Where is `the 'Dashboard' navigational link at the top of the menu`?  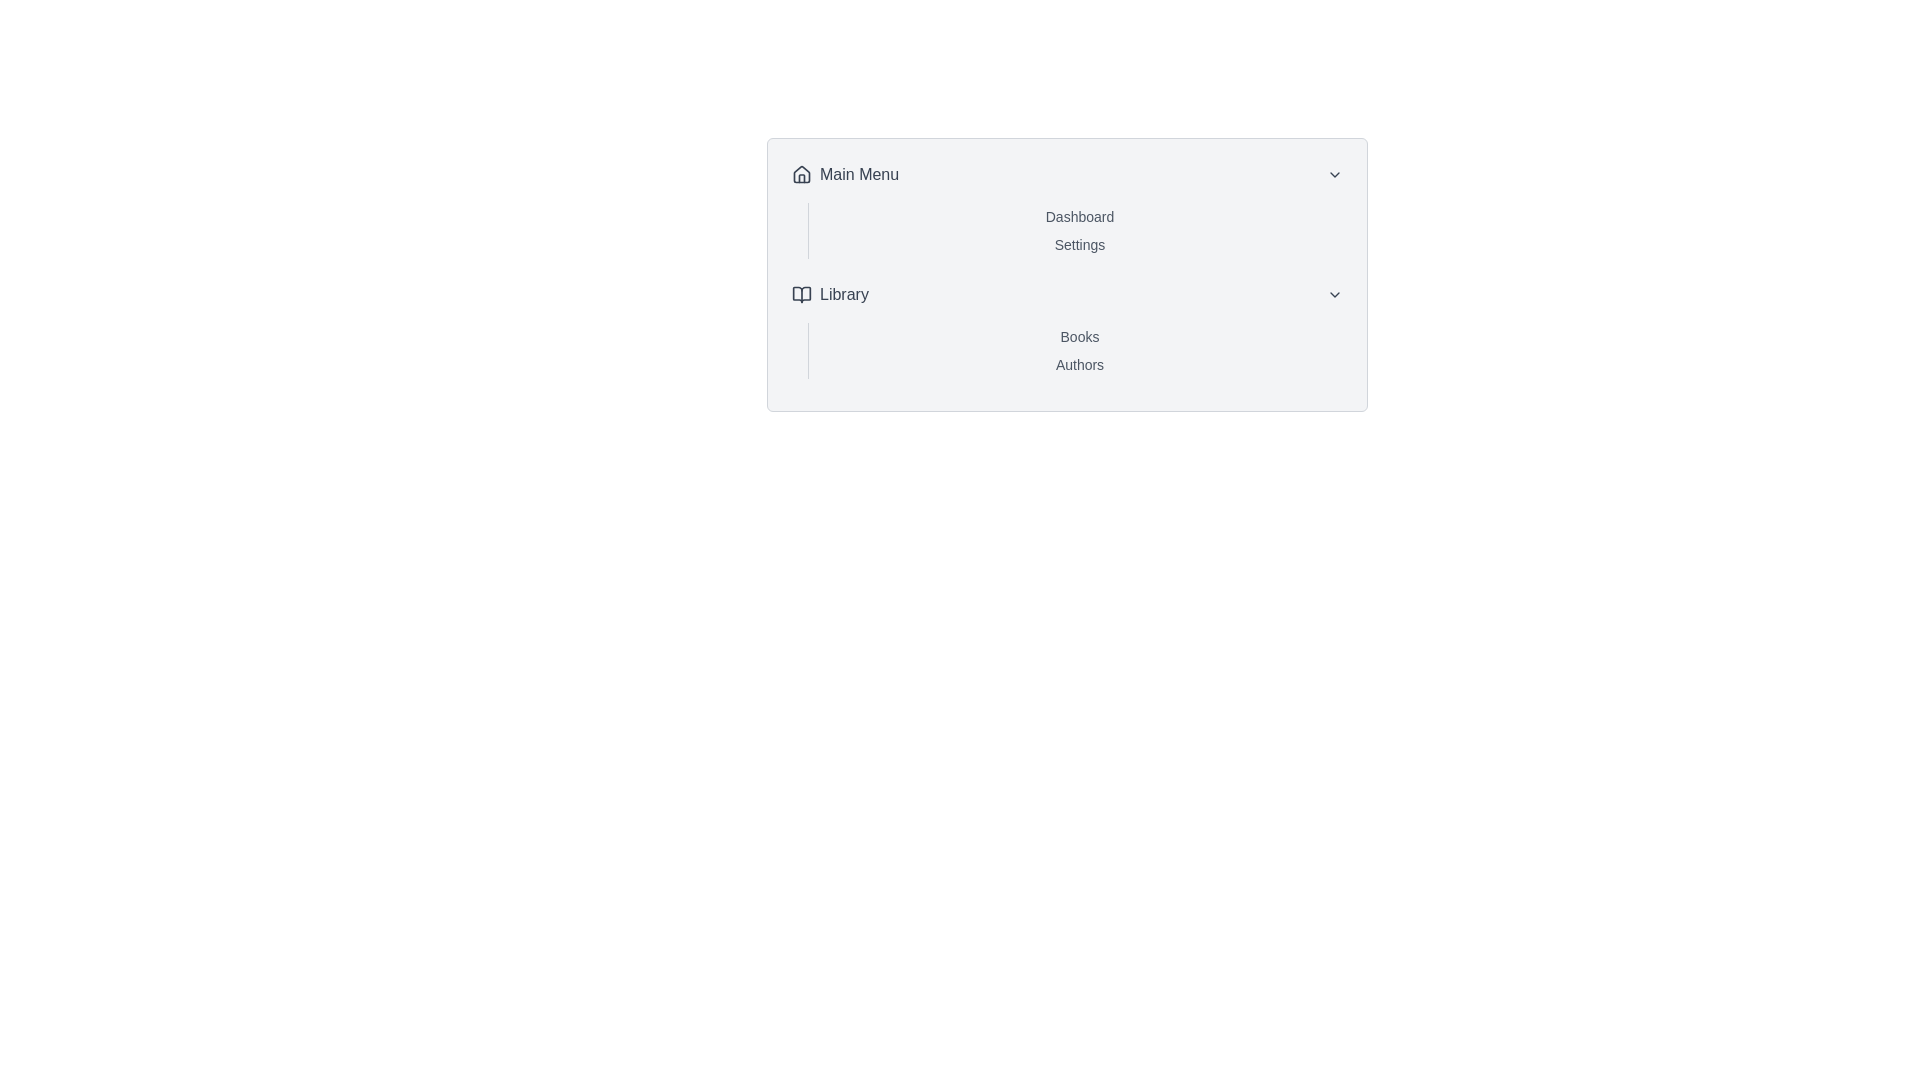 the 'Dashboard' navigational link at the top of the menu is located at coordinates (1079, 216).